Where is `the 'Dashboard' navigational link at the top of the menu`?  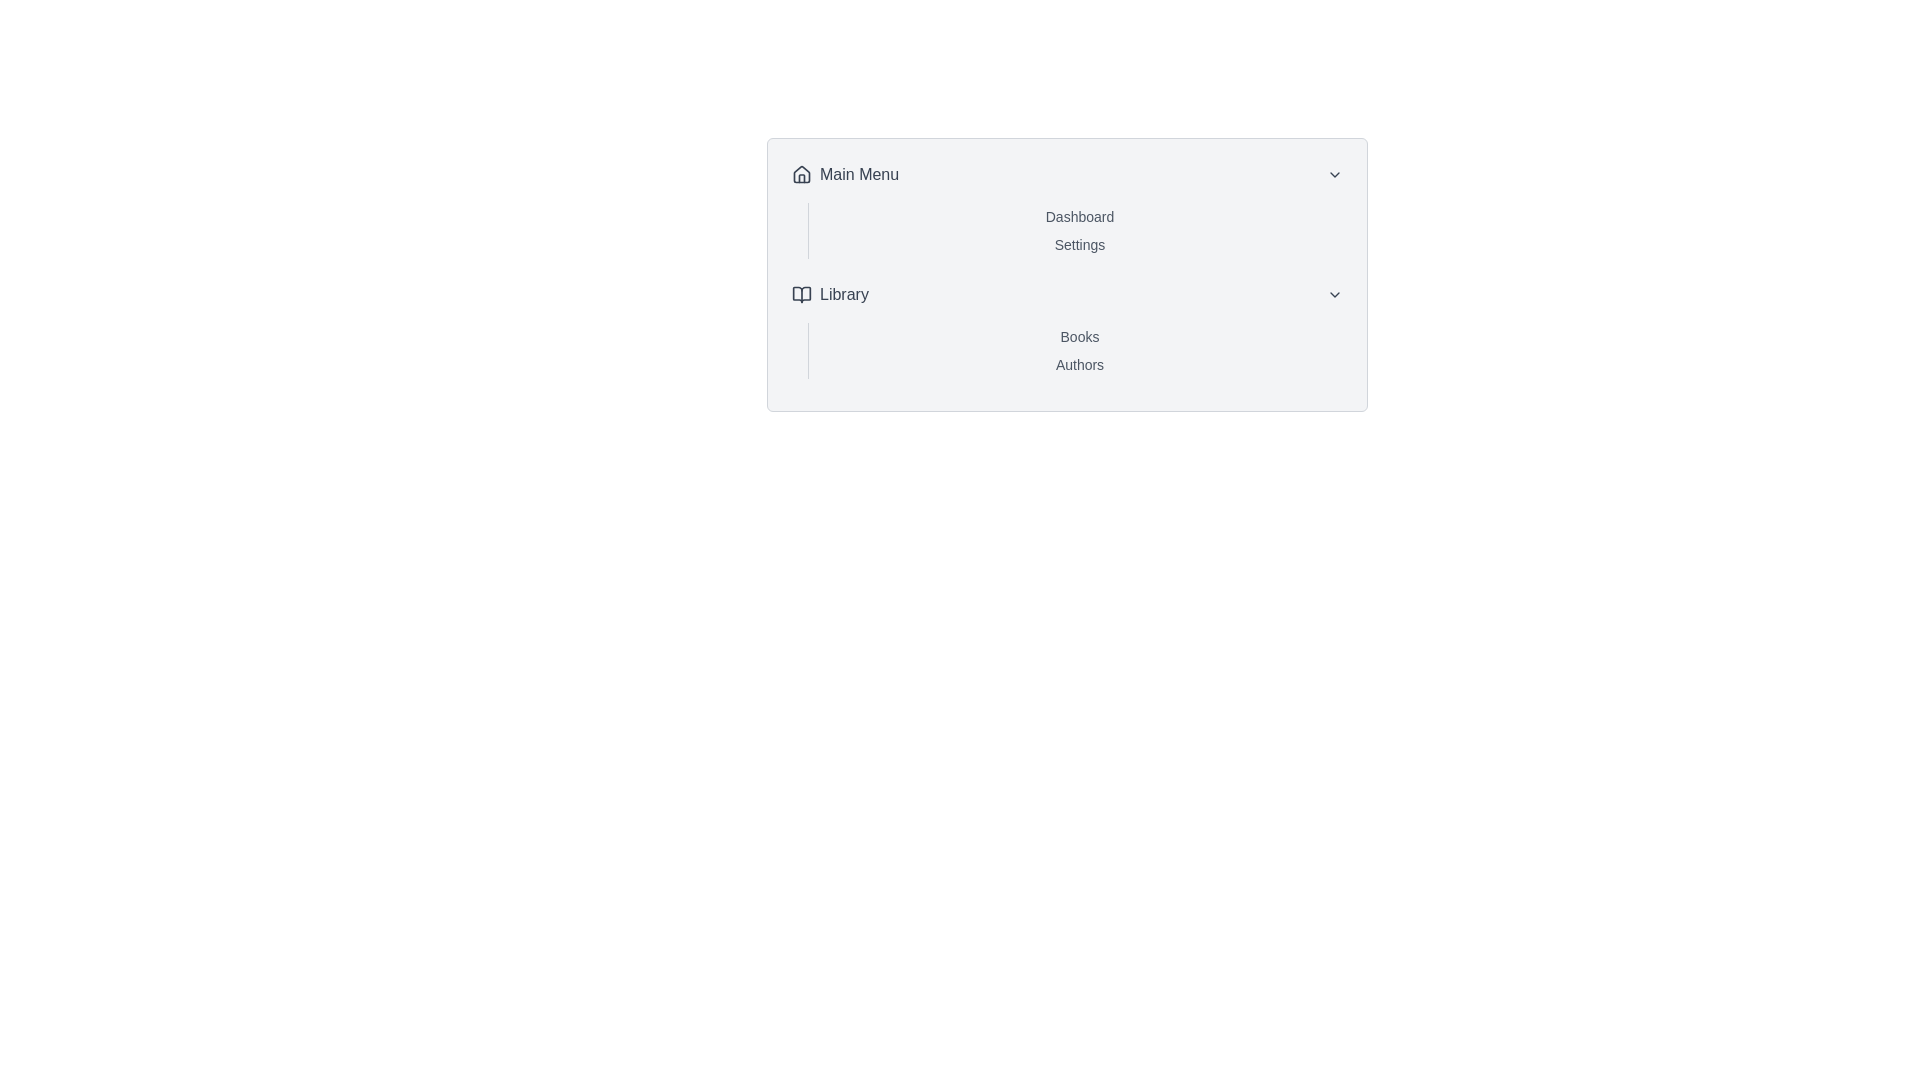 the 'Dashboard' navigational link at the top of the menu is located at coordinates (1079, 216).